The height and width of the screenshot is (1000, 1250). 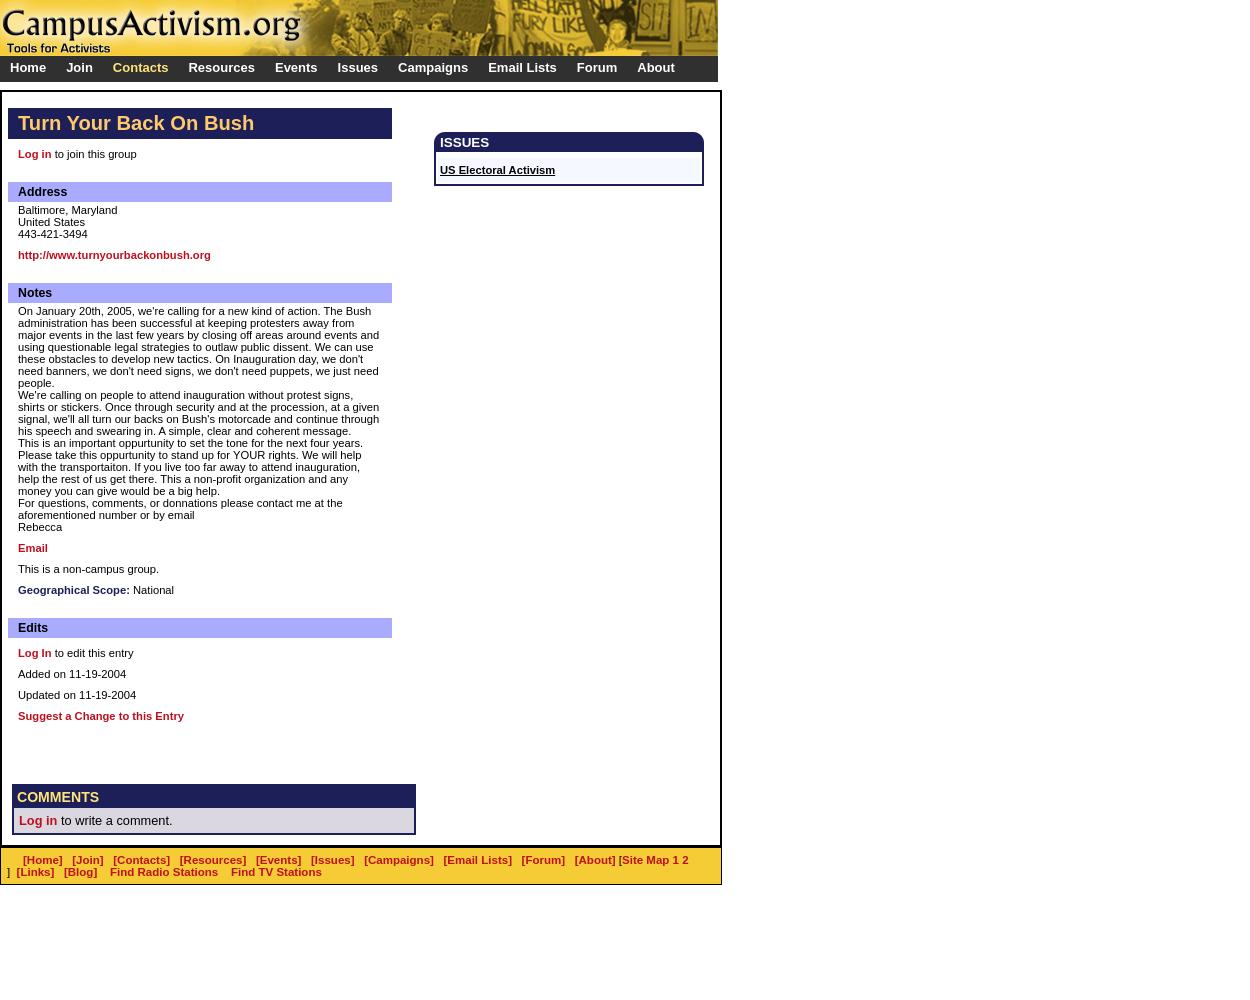 What do you see at coordinates (57, 797) in the screenshot?
I see `'COMMENTS'` at bounding box center [57, 797].